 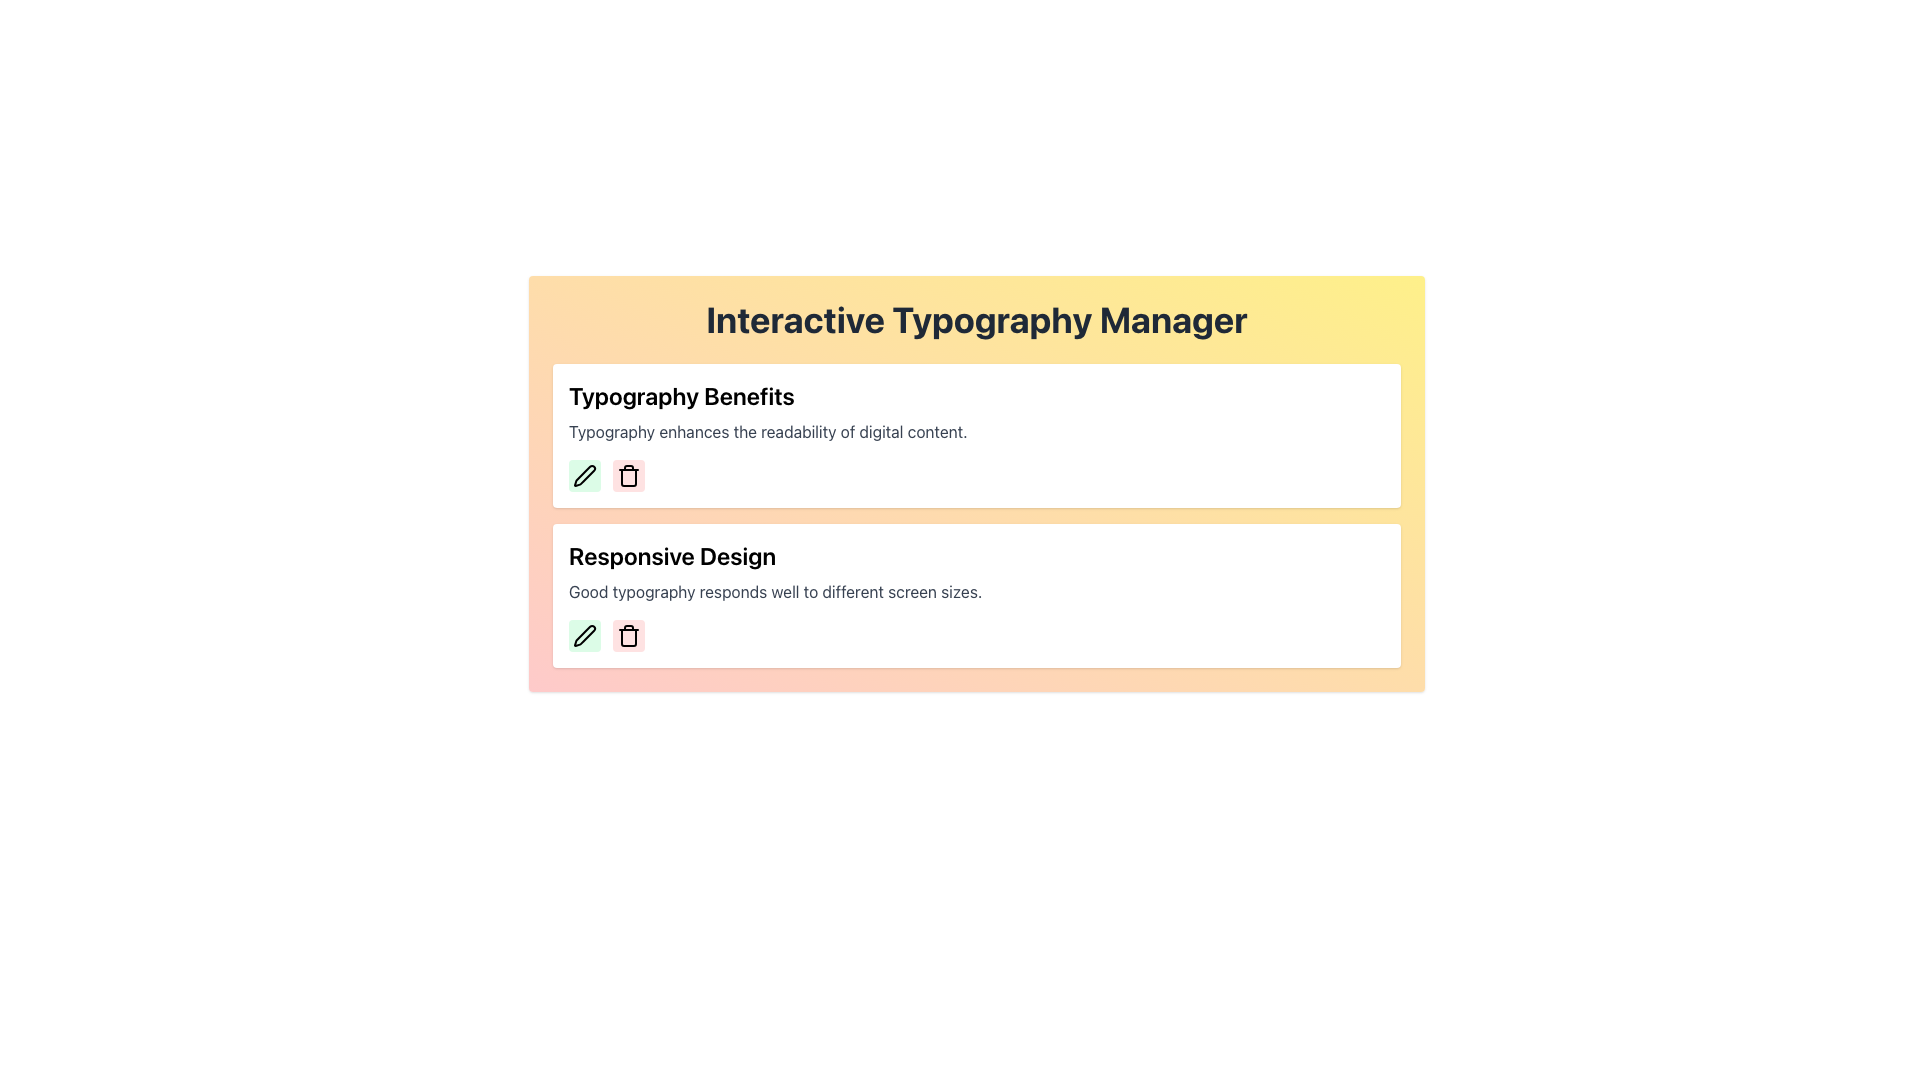 What do you see at coordinates (627, 636) in the screenshot?
I see `the delete button associated with the 'Responsive Design' entry to change its background shade` at bounding box center [627, 636].